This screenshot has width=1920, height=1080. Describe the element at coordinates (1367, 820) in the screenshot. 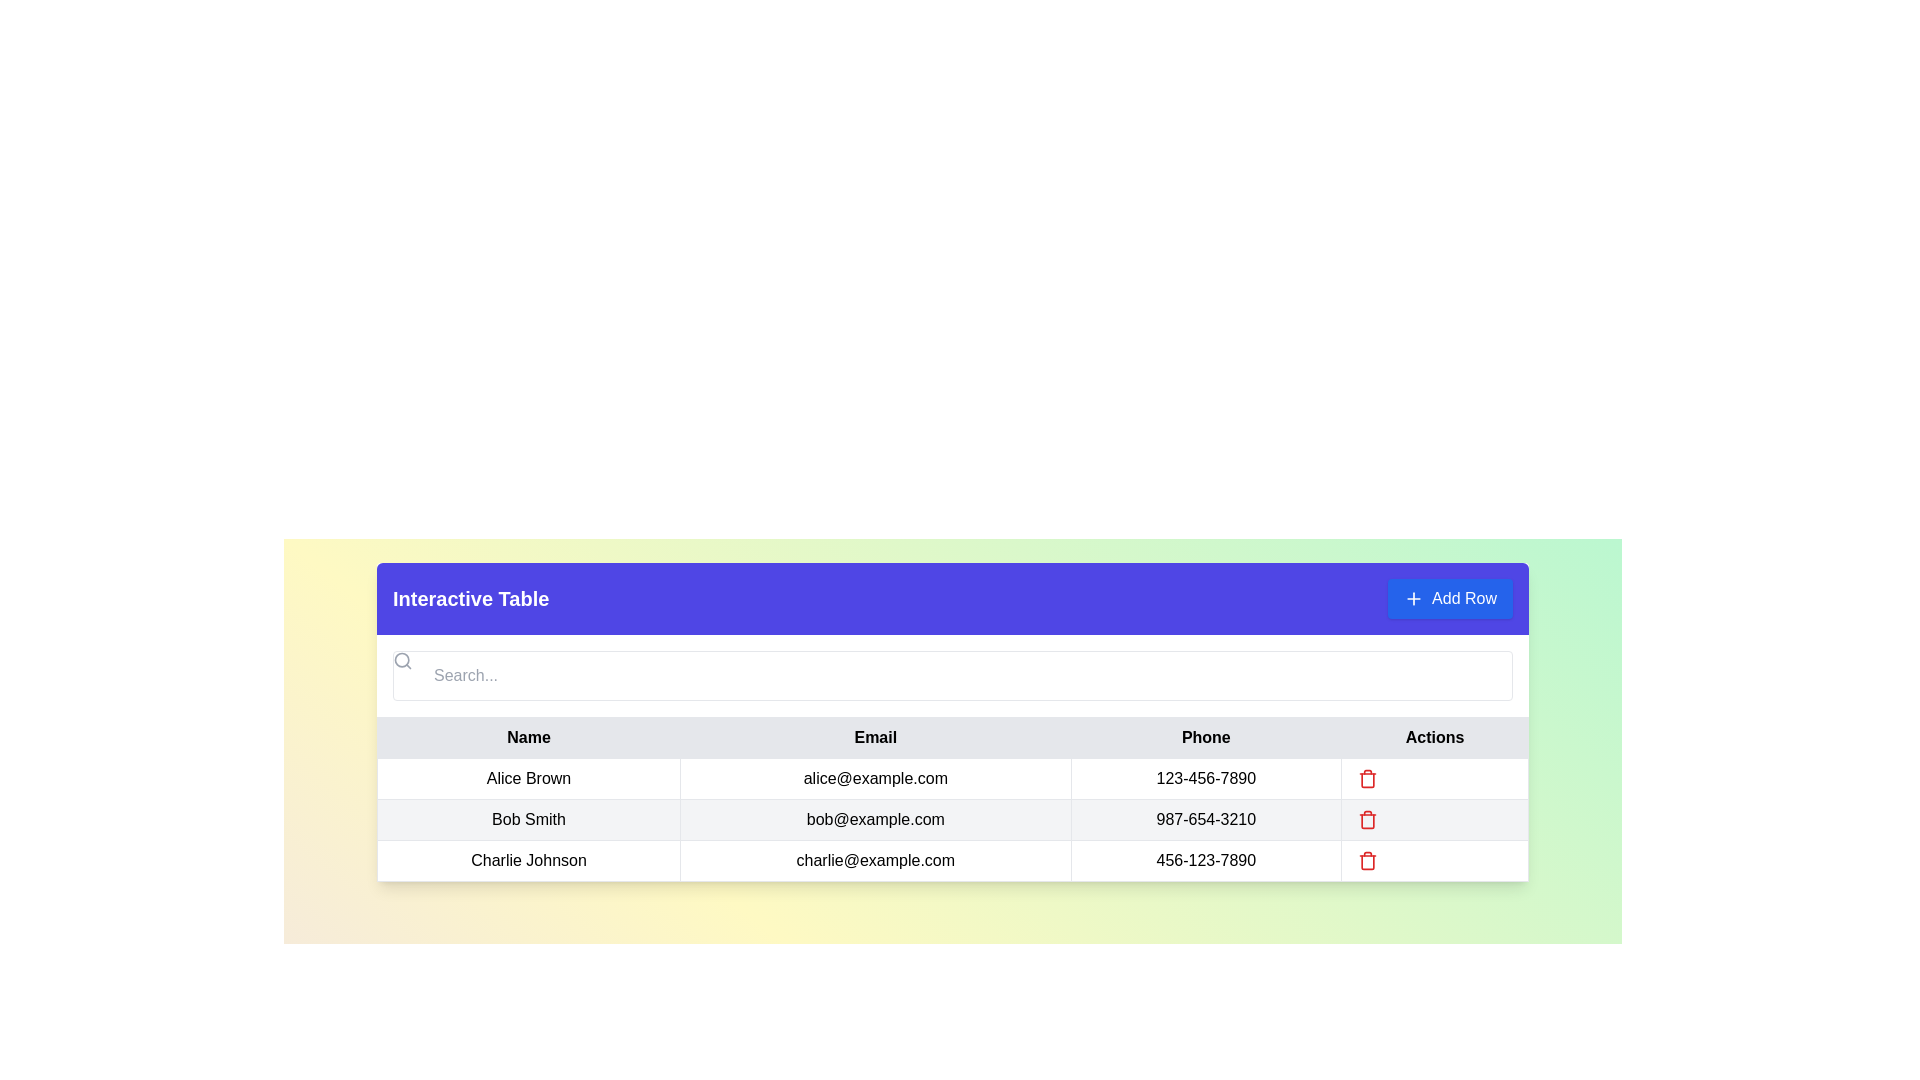

I see `the red trash can icon button located in the 'Actions' column of the second row, next to the 'Phone' column for the contact 'Bob Smith'` at that location.